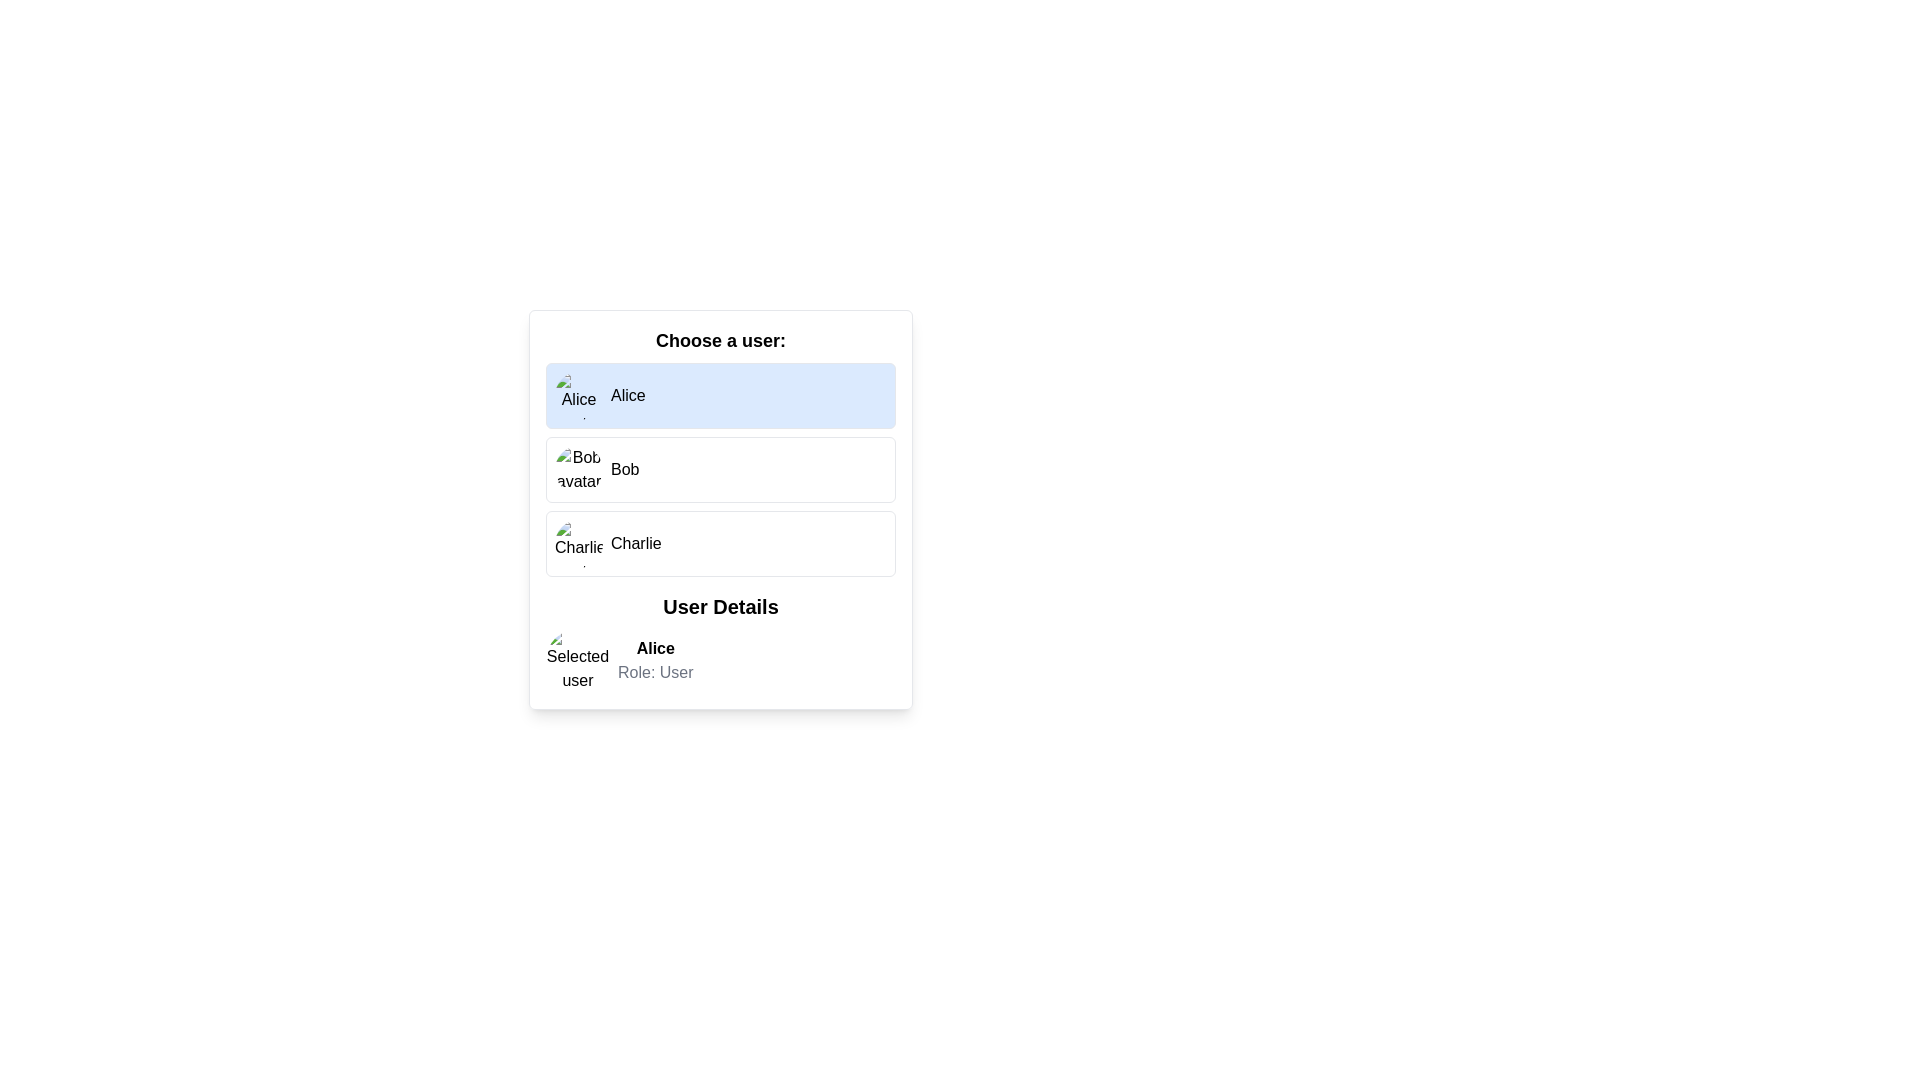  Describe the element at coordinates (624, 470) in the screenshot. I see `the text element that indicates the name of the user associated with the 'Bob' selection option, which is located immediately to the right of the avatar image in the second selection list item` at that location.